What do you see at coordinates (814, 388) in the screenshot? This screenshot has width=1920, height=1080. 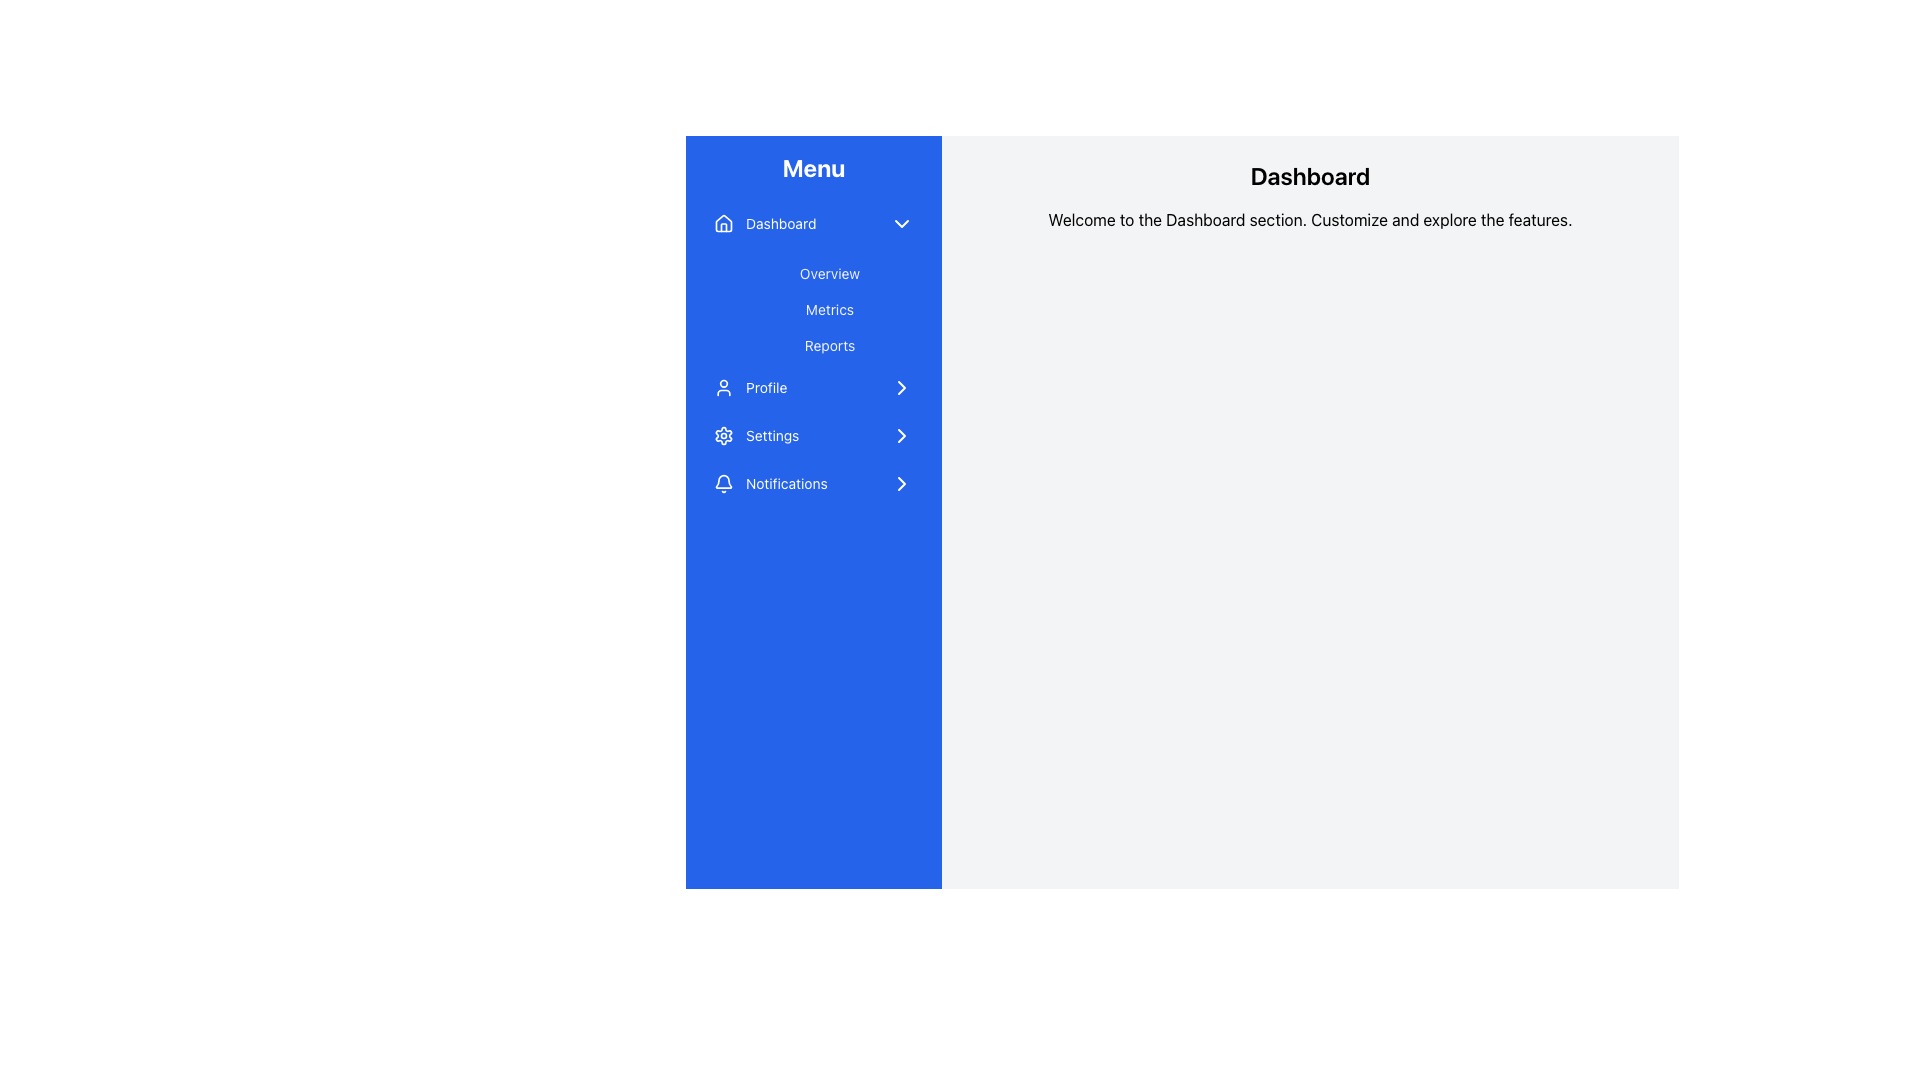 I see `the fifth menu item` at bounding box center [814, 388].